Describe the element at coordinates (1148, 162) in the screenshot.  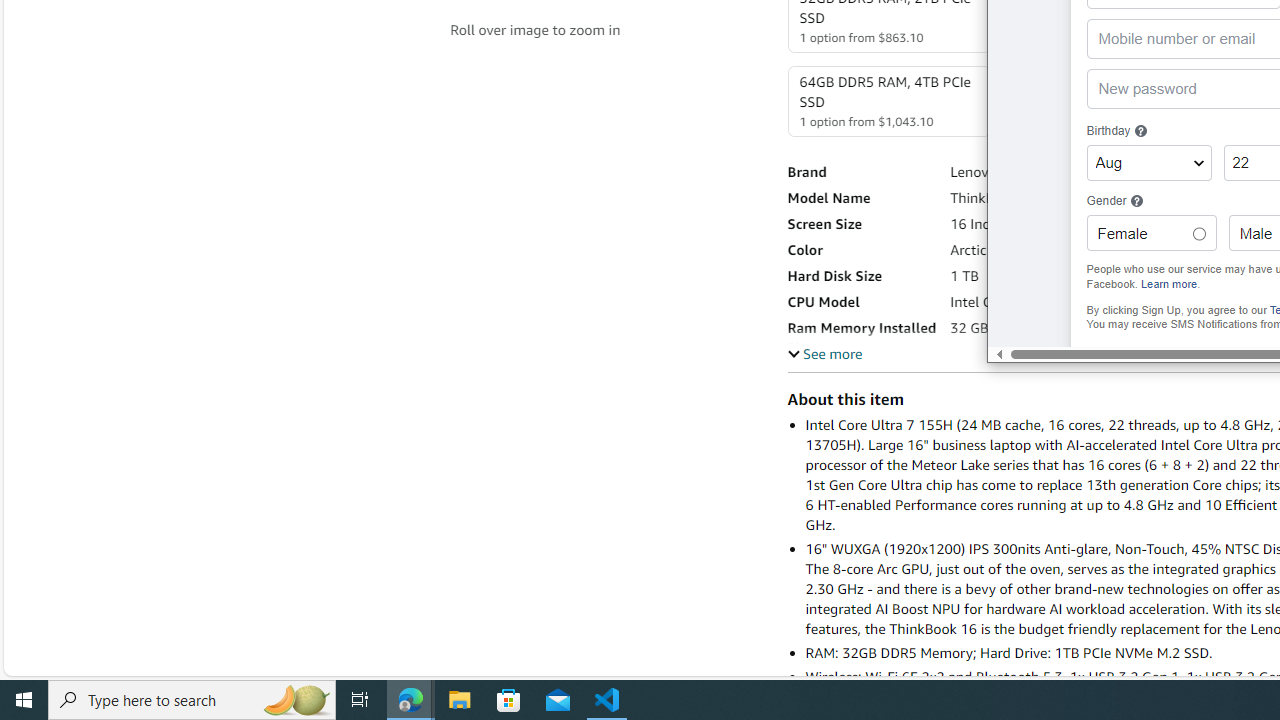
I see `'Month'` at that location.